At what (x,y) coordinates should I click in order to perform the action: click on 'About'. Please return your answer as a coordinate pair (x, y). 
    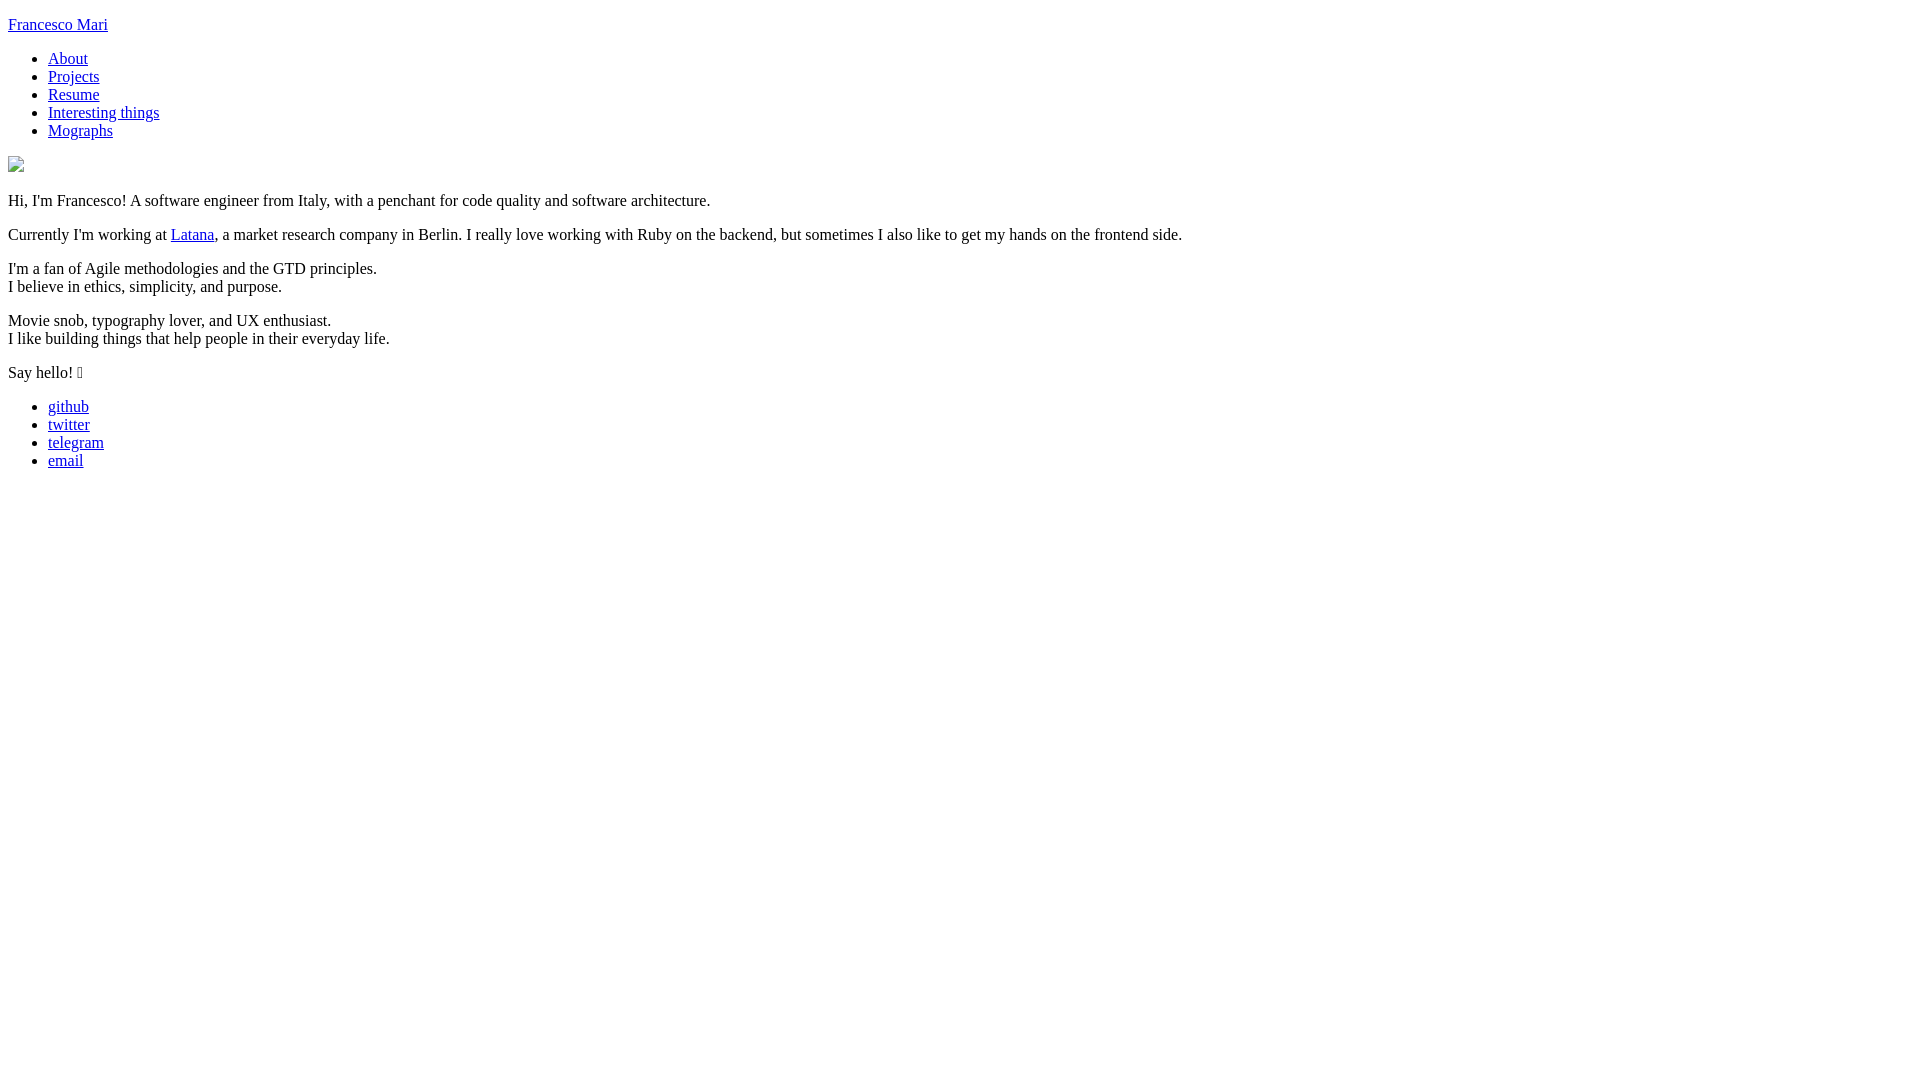
    Looking at the image, I should click on (67, 57).